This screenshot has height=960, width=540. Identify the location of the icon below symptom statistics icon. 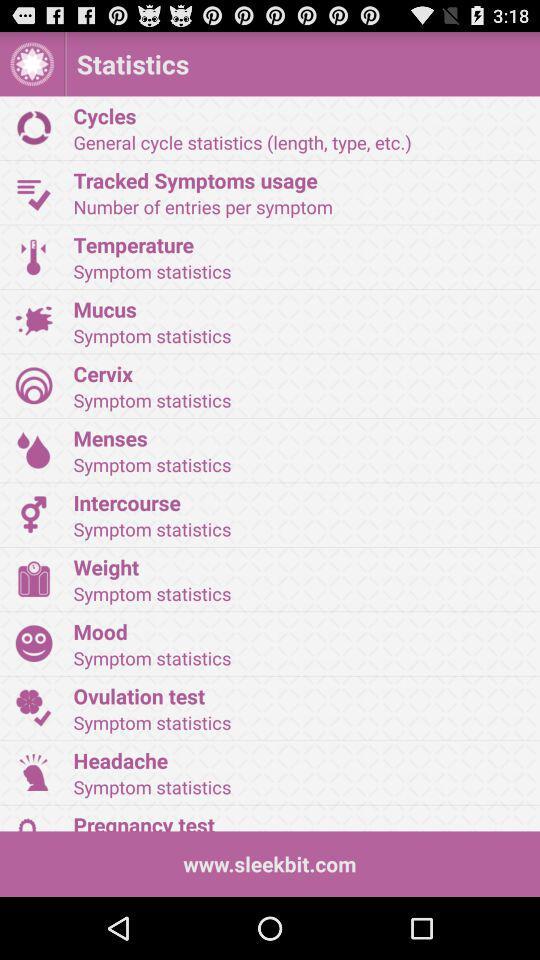
(299, 309).